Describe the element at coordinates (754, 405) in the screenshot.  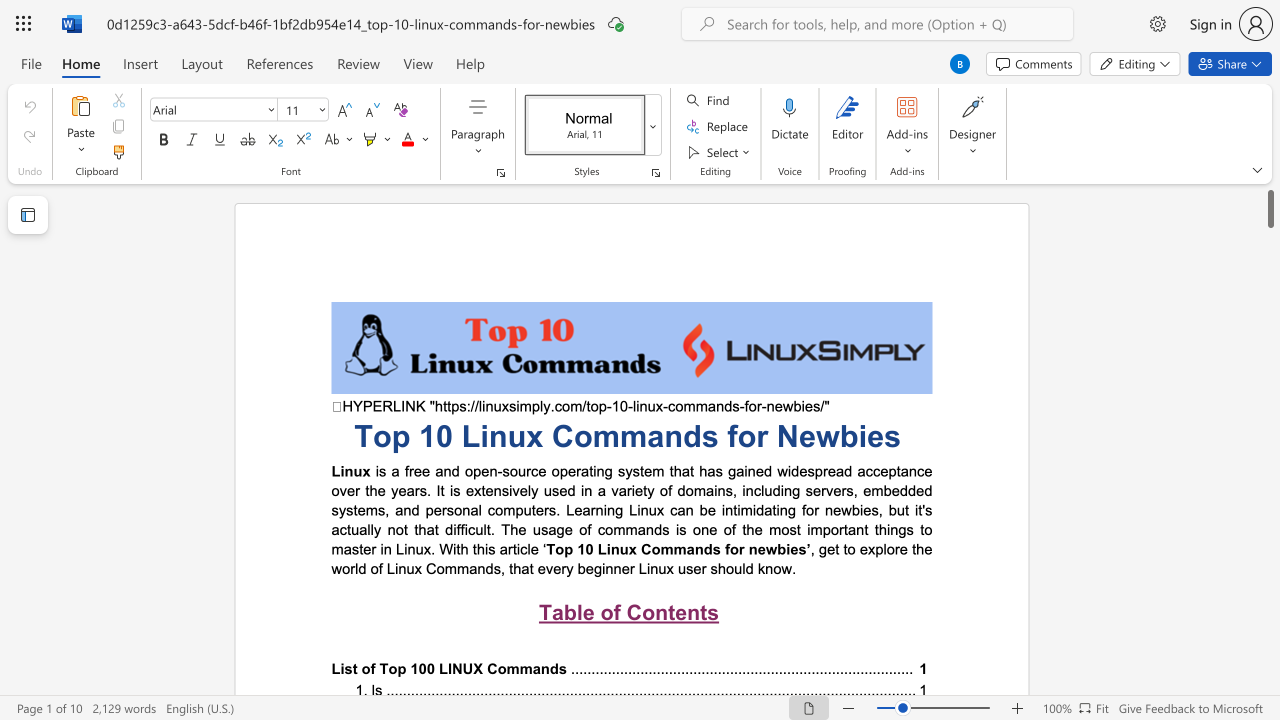
I see `the space between the continuous character "o" and "r" in the text` at that location.